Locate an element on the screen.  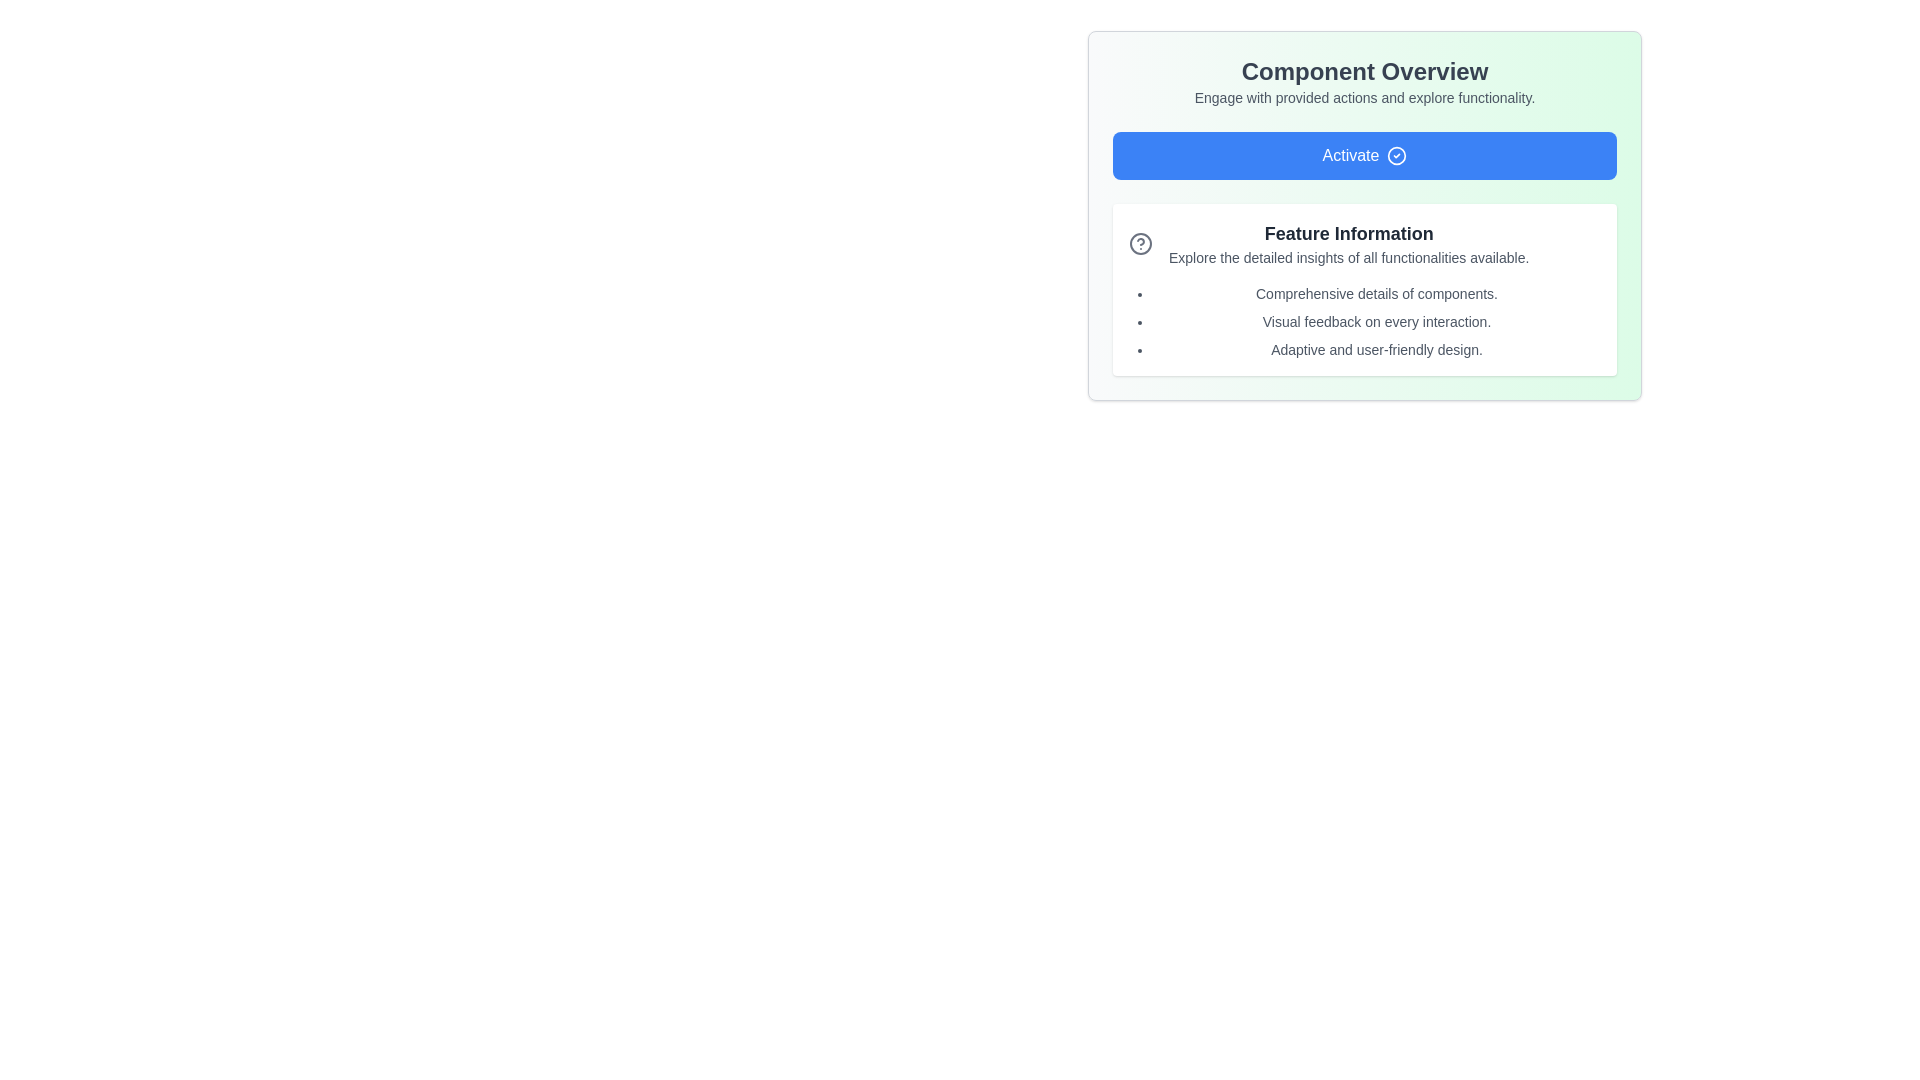
the text block that displays 'Feature Information' and its subtitle 'Explore the detailed insights of all functionalities available.' This text block is located within the 'Component Overview' card, positioned below the 'Activate' button and above a list of bullet points is located at coordinates (1349, 242).